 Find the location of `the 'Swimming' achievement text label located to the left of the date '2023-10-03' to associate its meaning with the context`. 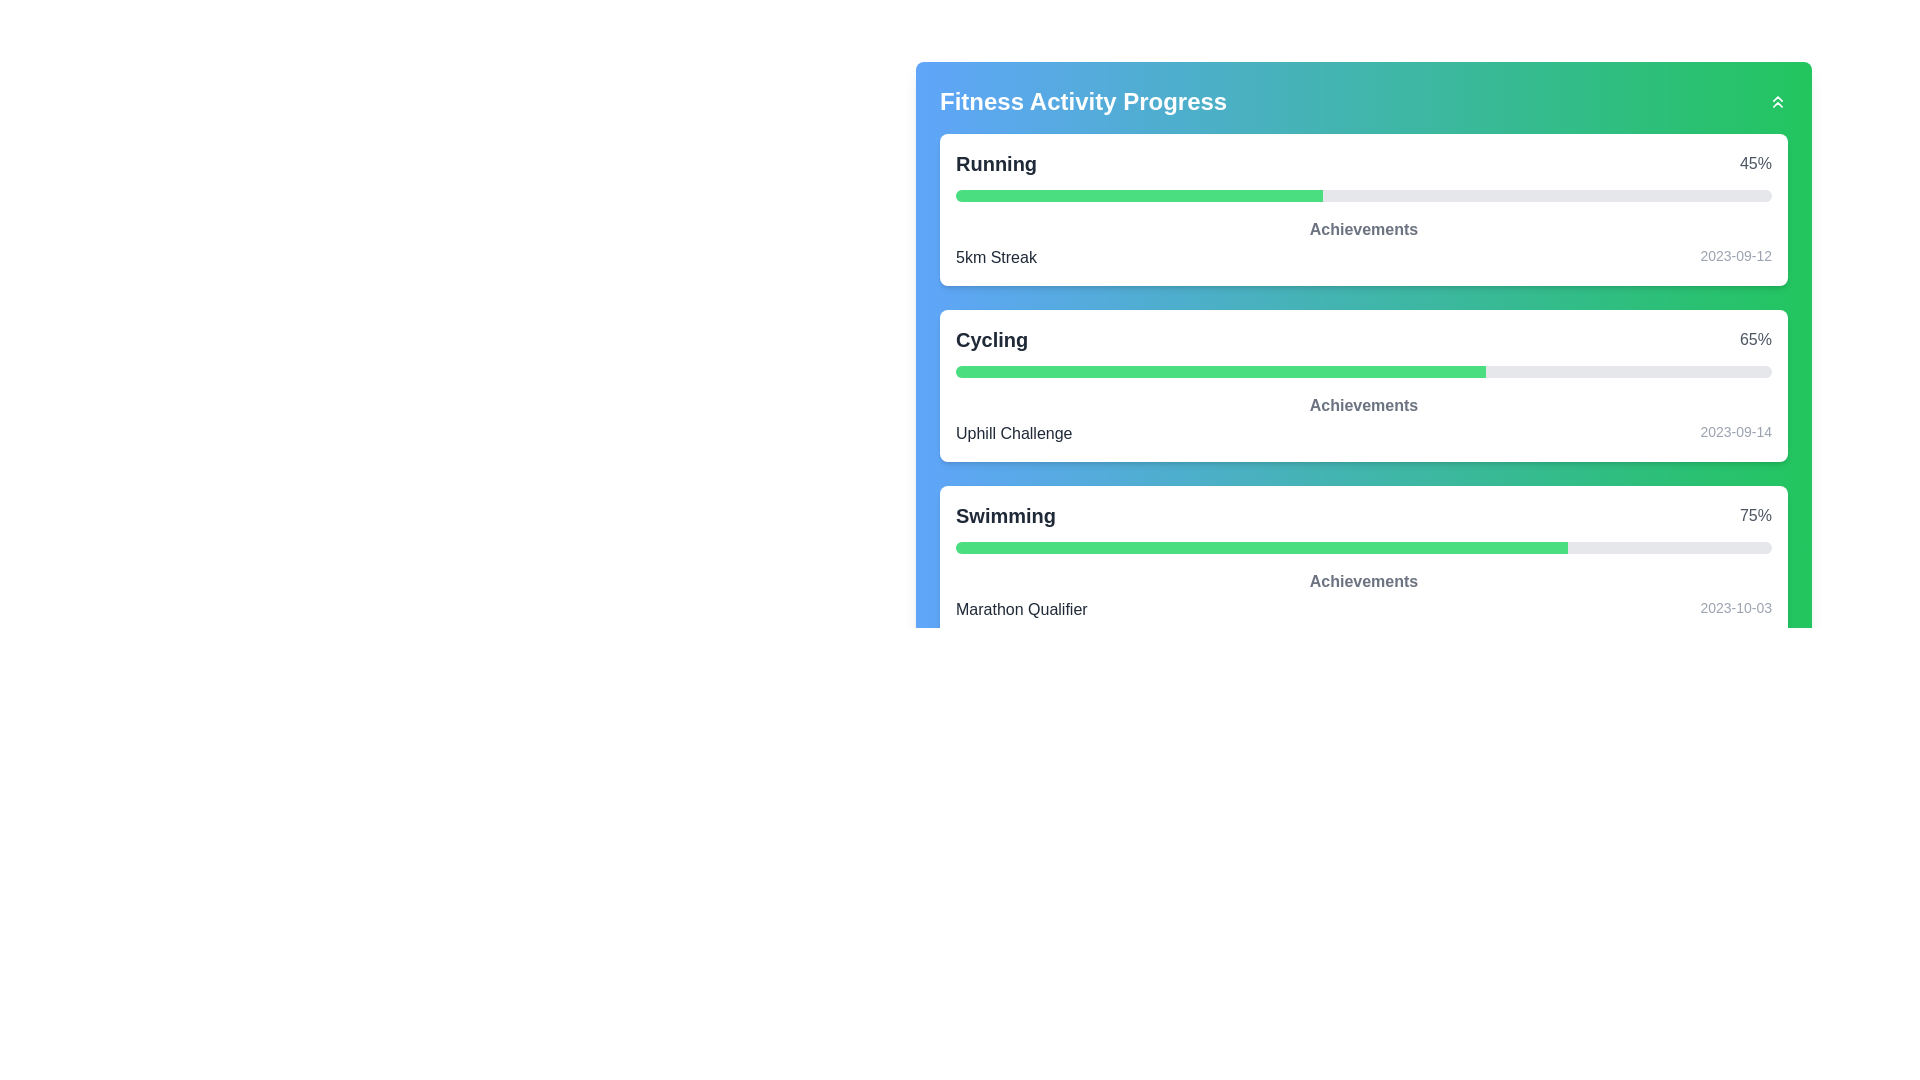

the 'Swimming' achievement text label located to the left of the date '2023-10-03' to associate its meaning with the context is located at coordinates (1021, 608).